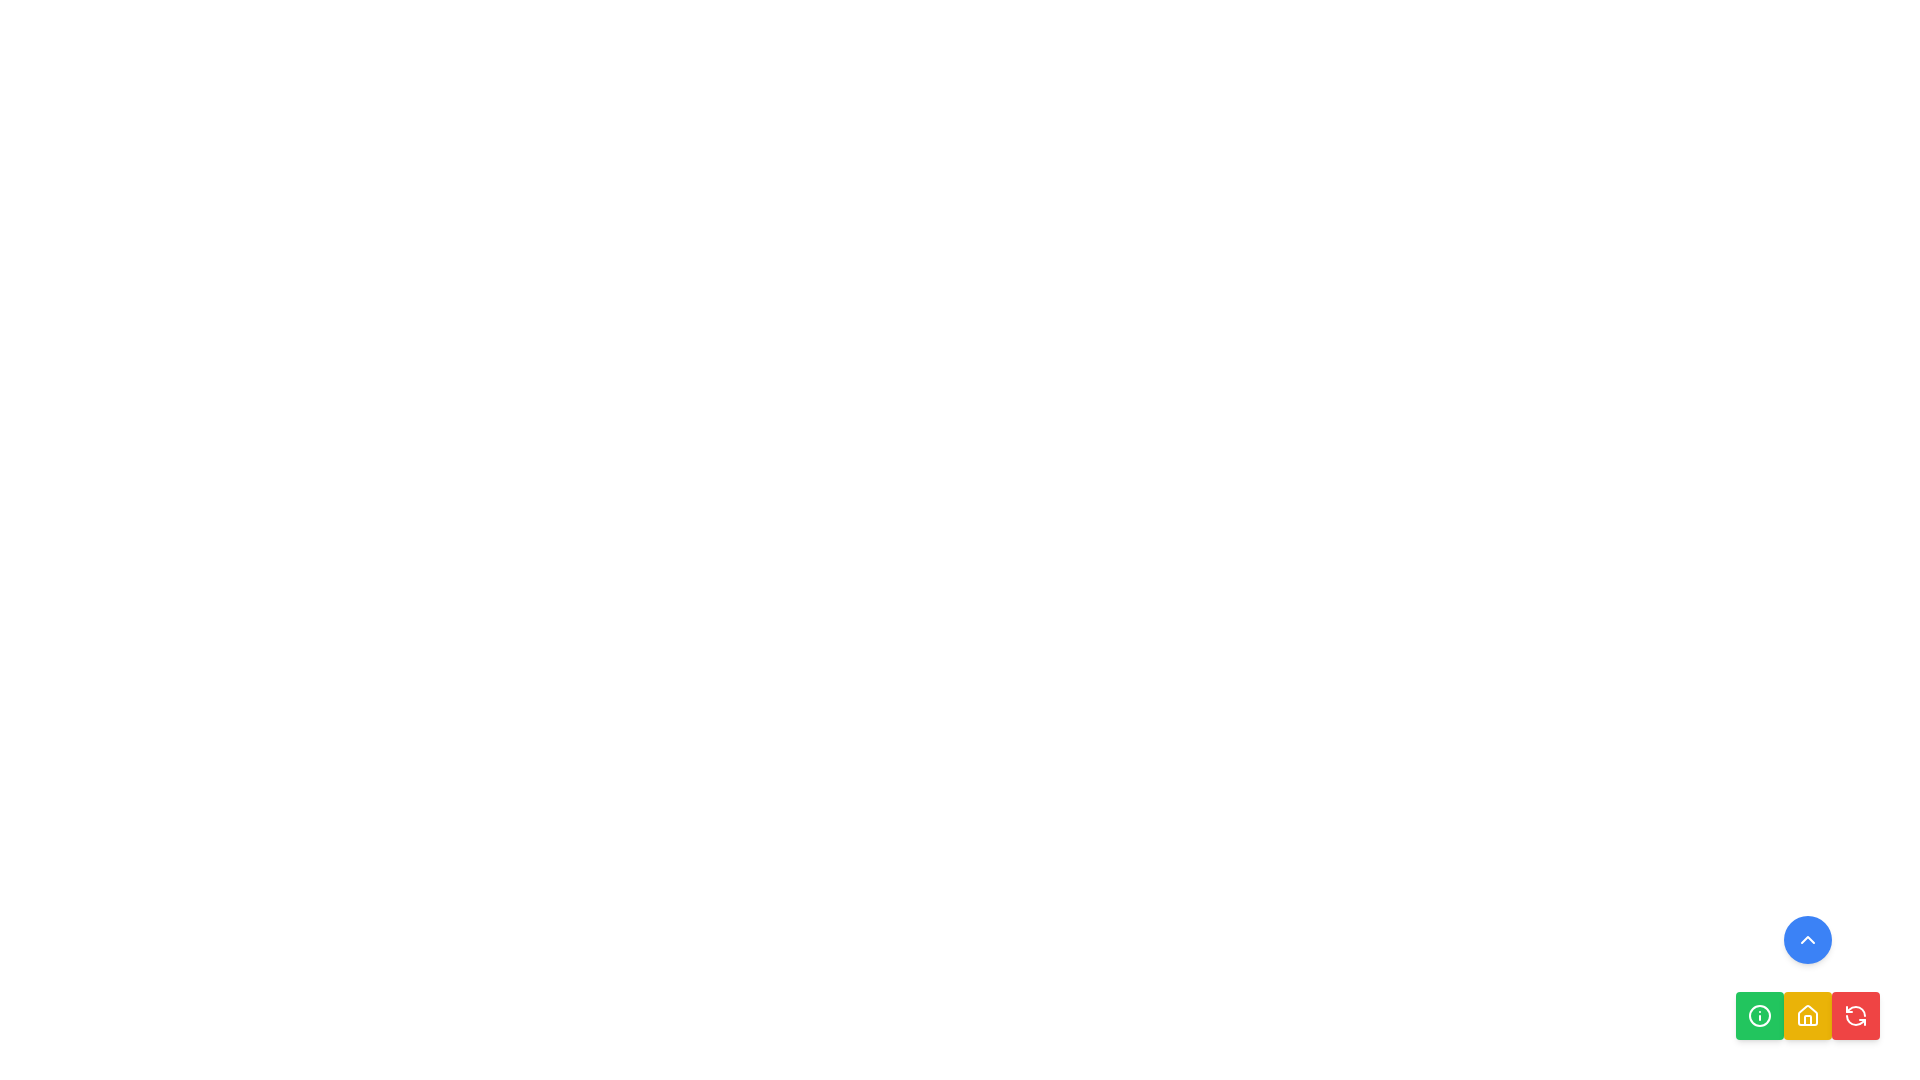  I want to click on the yellow rounded rectangular icon button located at the bottom-right corner of the interface, so click(1808, 1015).